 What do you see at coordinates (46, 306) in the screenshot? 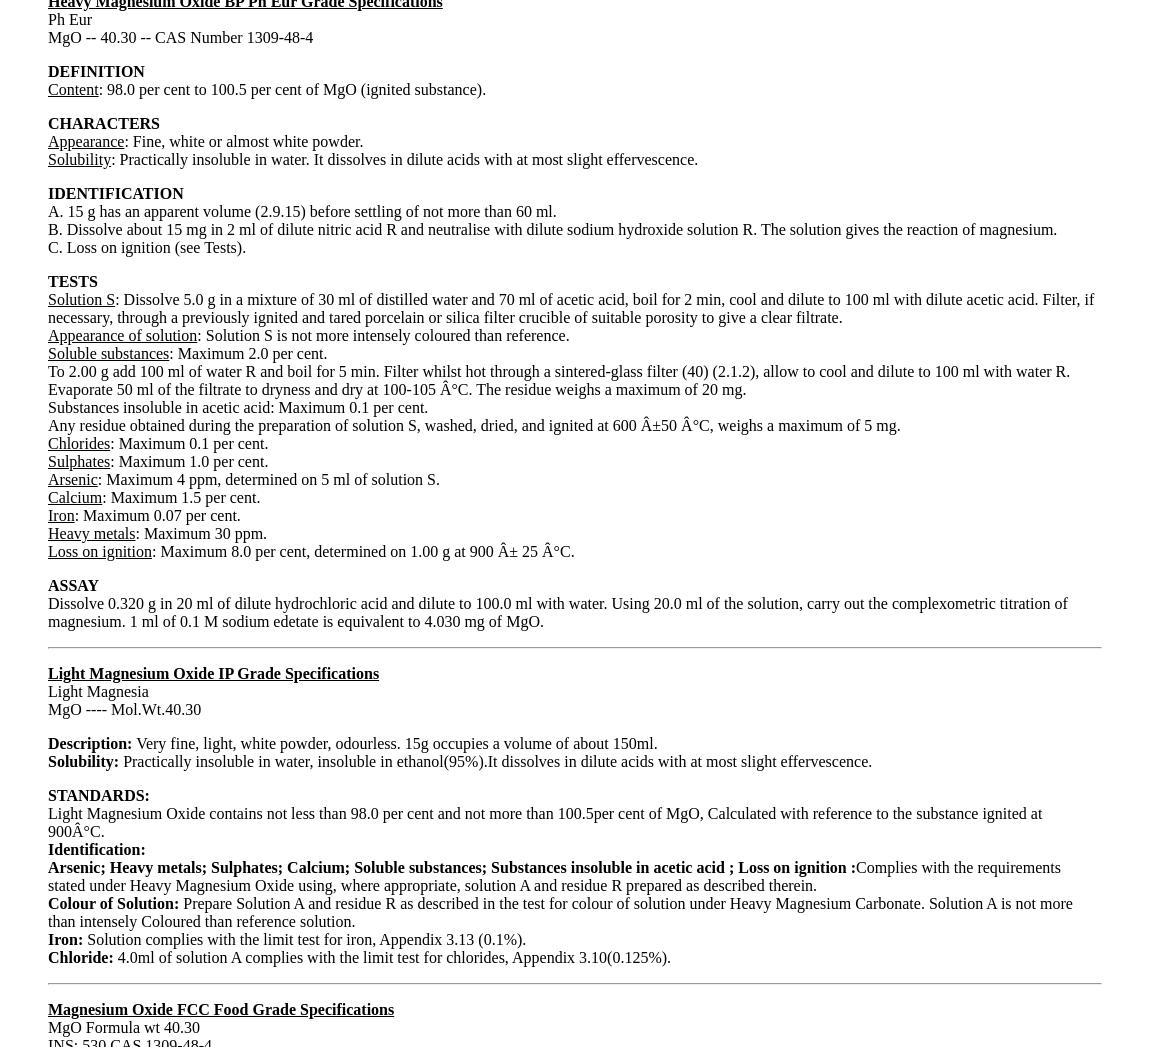
I see `': Dissolve 5.0 g in a mixture of 30 ml  of distilled water and 70 ml of  acetic acid, boil for 2 min,  cool and dilute to 100 ml with dilute  acetic acid. Filter, if necessary, through a previously ignited and  tared porcelain or silica filter crucible of suitable porosity to give a clear filtrate.'` at bounding box center [46, 306].